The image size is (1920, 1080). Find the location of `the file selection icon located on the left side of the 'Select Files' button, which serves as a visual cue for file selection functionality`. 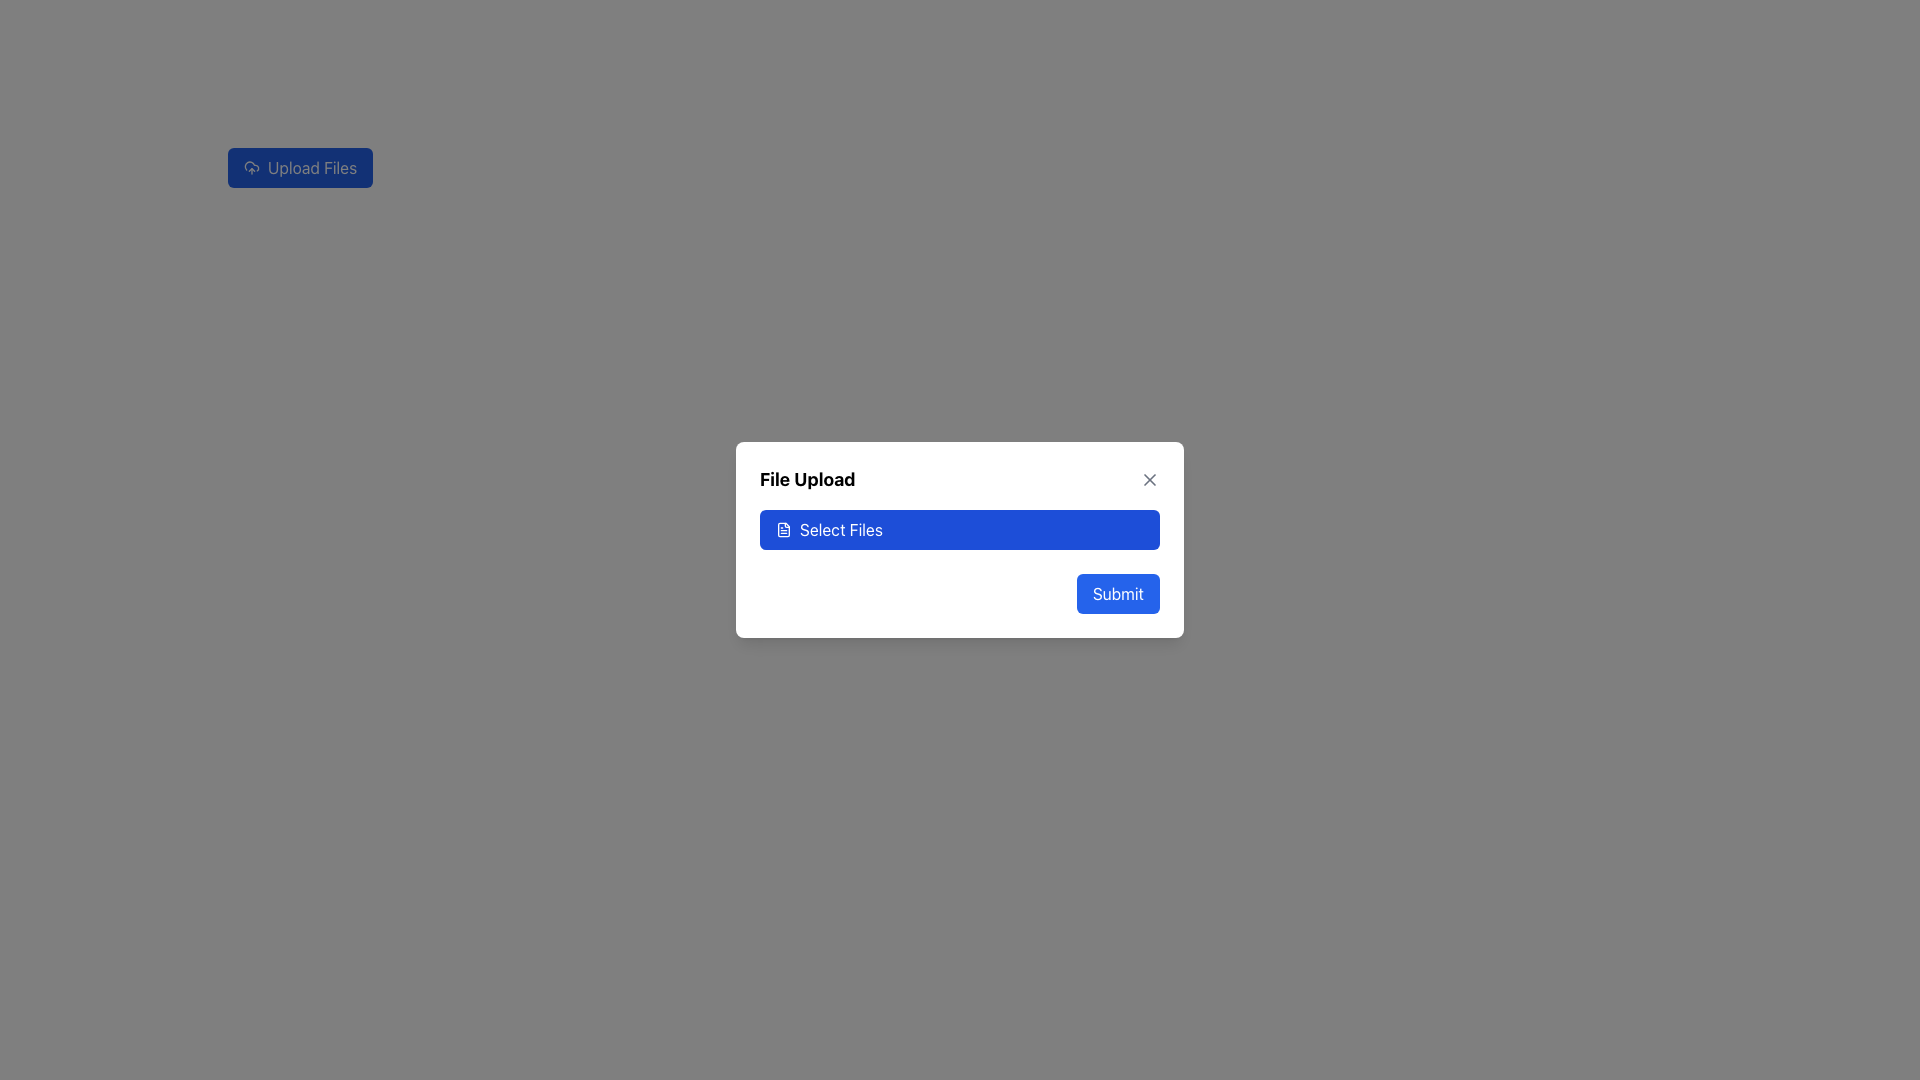

the file selection icon located on the left side of the 'Select Files' button, which serves as a visual cue for file selection functionality is located at coordinates (782, 528).